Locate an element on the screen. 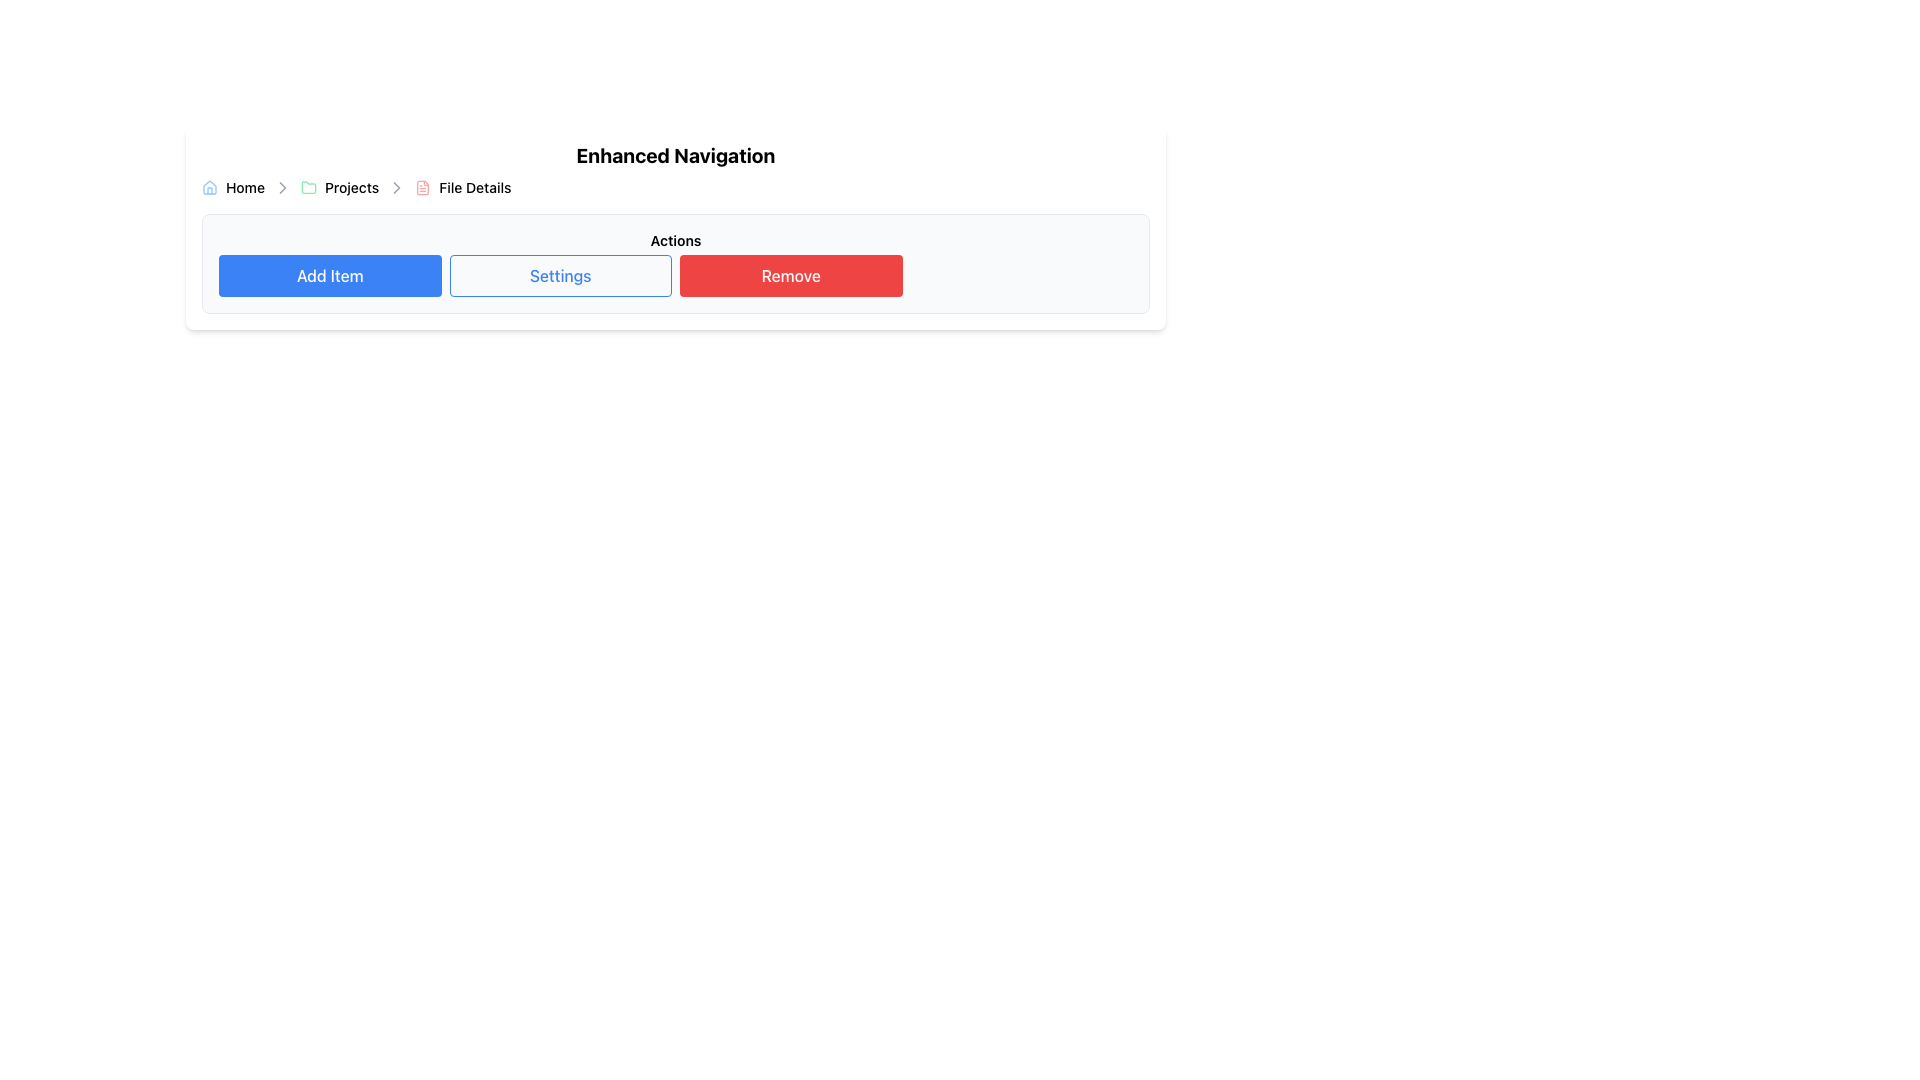  the breadcrumb text link that redirects to the home page of the application is located at coordinates (244, 188).